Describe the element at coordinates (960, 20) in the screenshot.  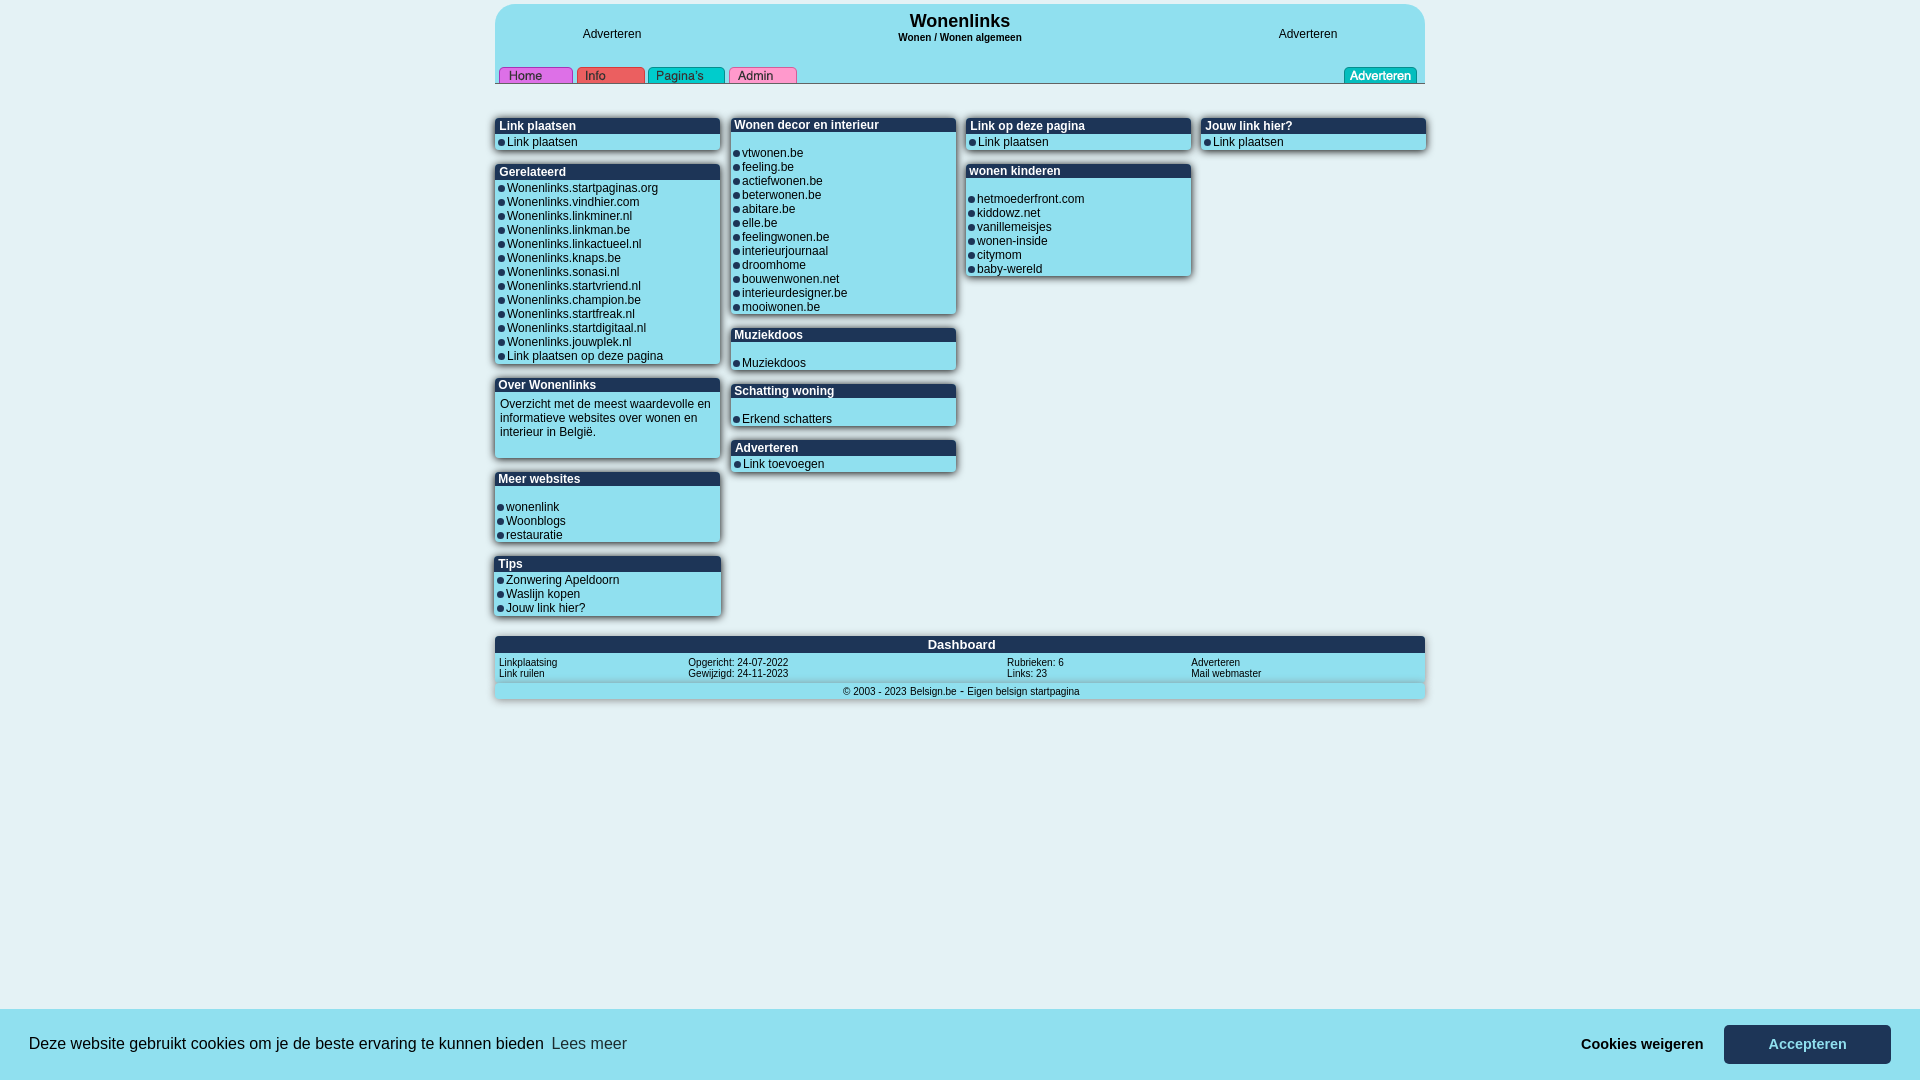
I see `'Wonenlinks'` at that location.